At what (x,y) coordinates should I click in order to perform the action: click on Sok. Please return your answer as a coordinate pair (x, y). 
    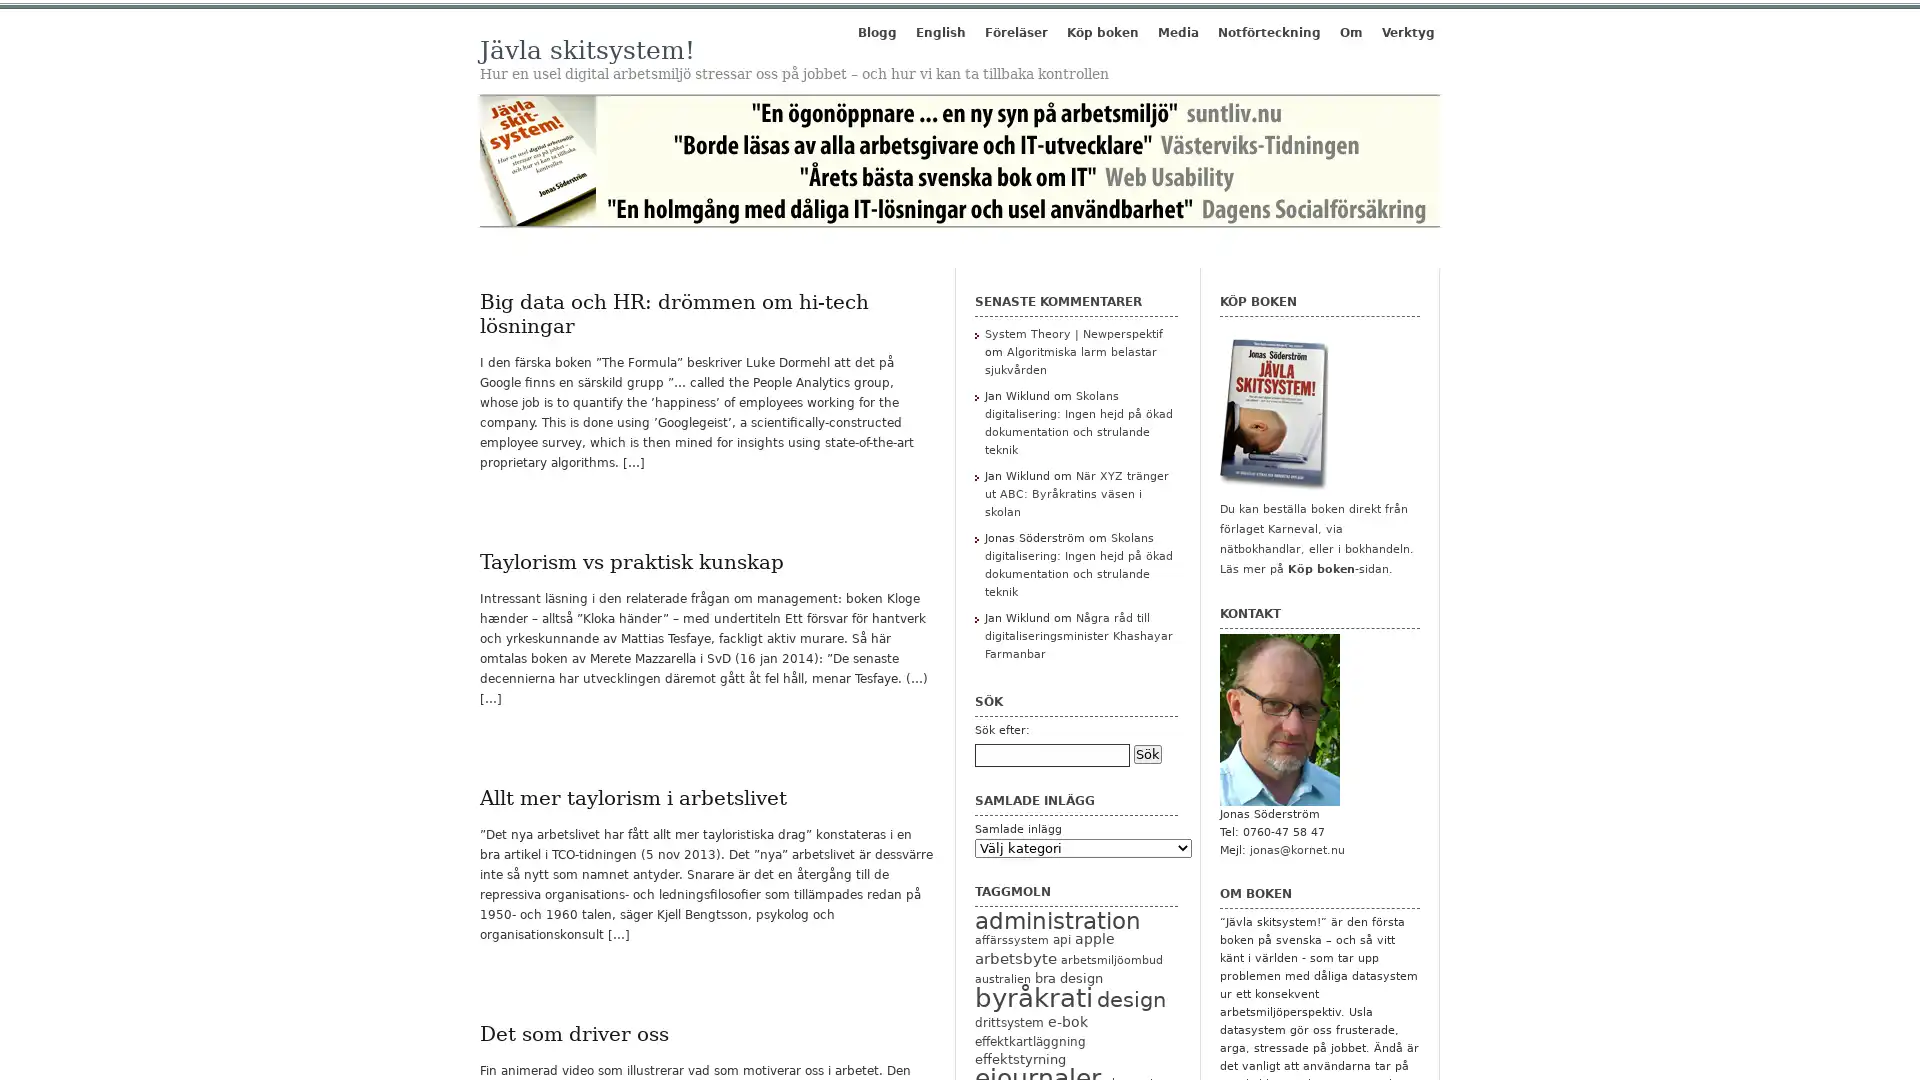
    Looking at the image, I should click on (1147, 753).